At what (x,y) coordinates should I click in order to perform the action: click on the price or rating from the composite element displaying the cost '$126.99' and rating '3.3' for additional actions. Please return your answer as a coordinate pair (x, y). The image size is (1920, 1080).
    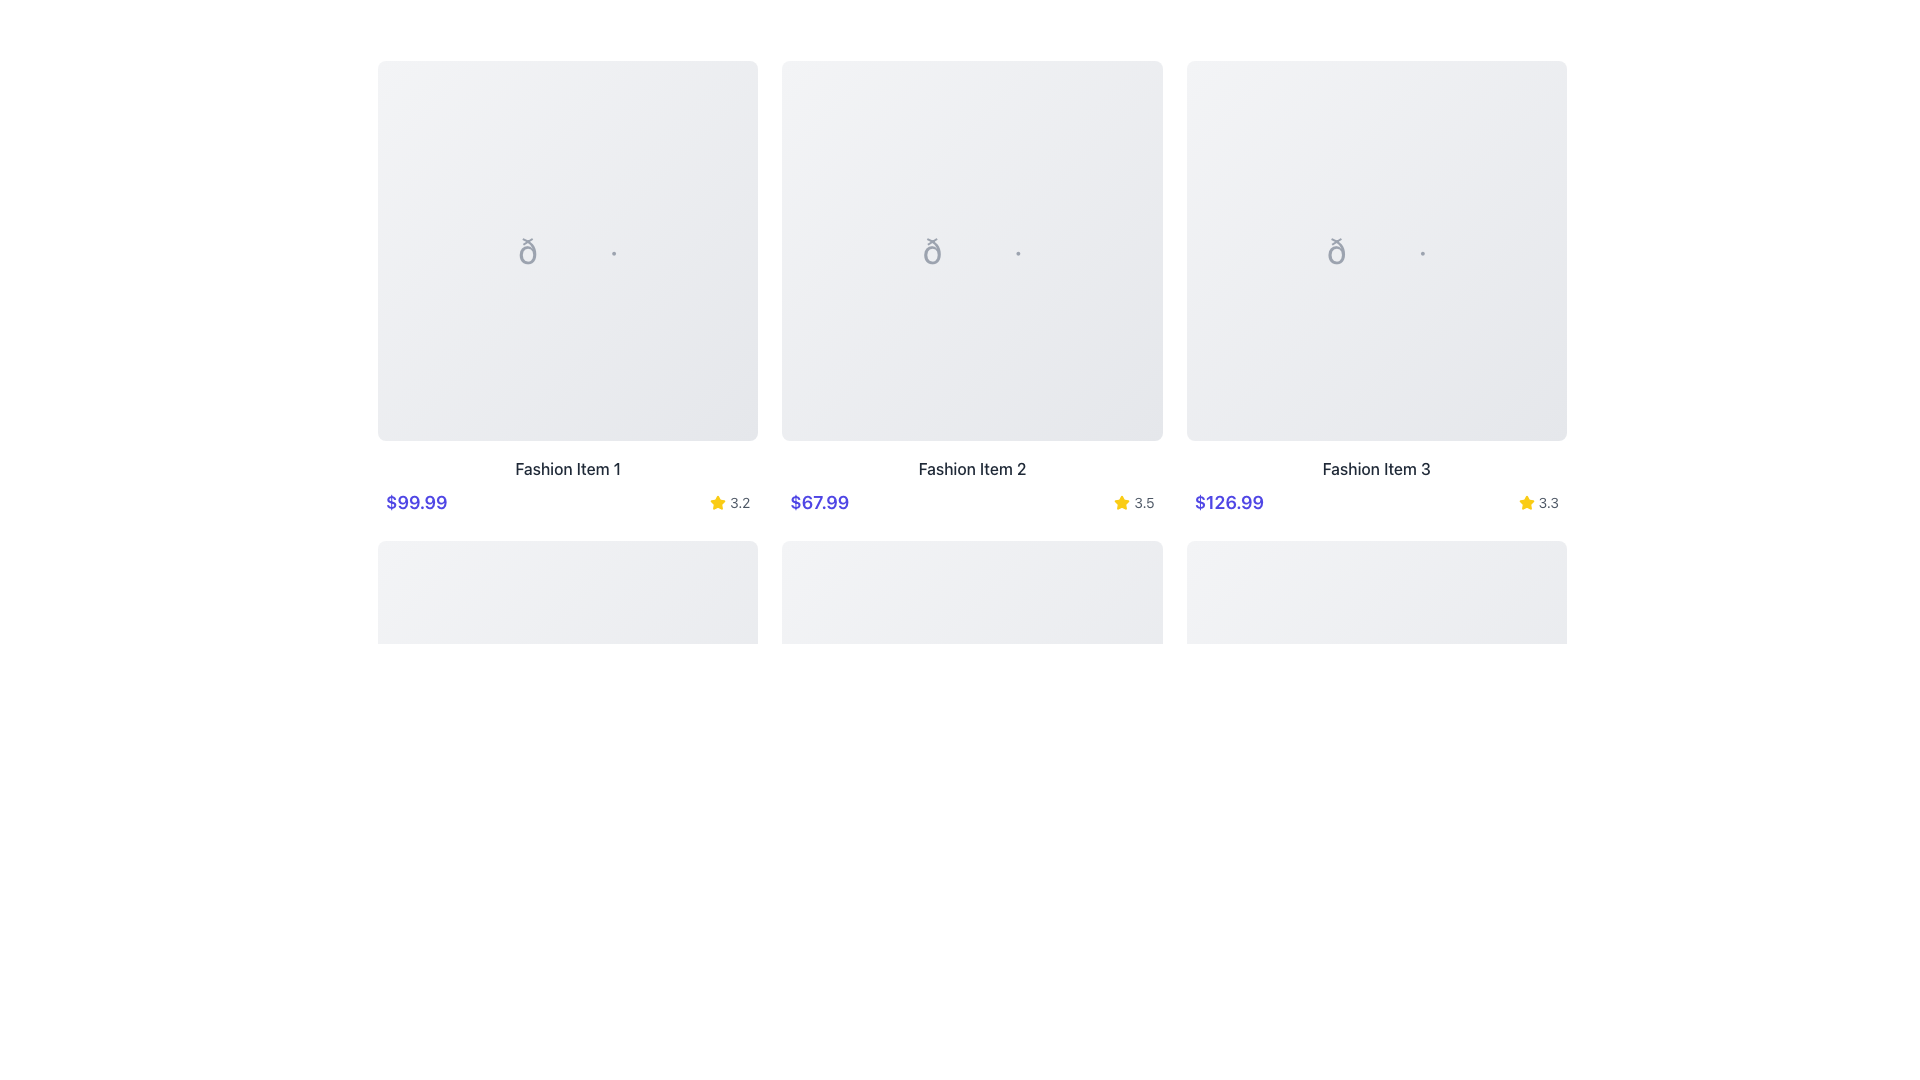
    Looking at the image, I should click on (1375, 502).